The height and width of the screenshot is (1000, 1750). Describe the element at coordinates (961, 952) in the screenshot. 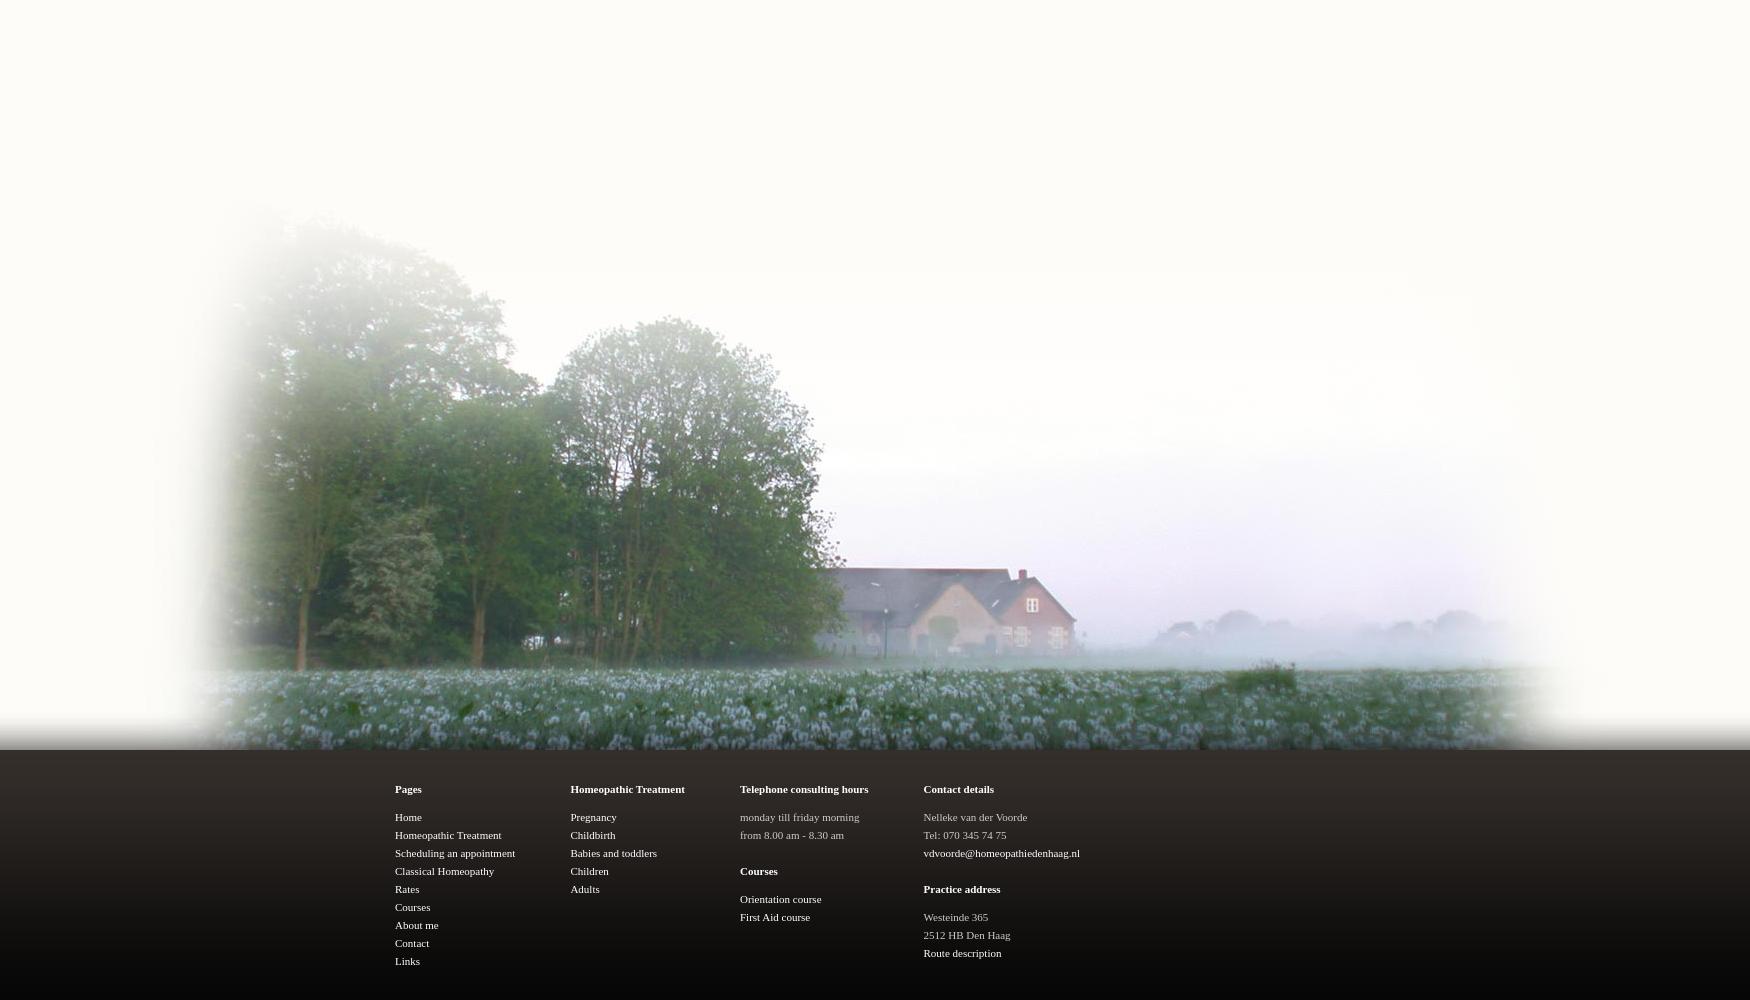

I see `'Route description'` at that location.